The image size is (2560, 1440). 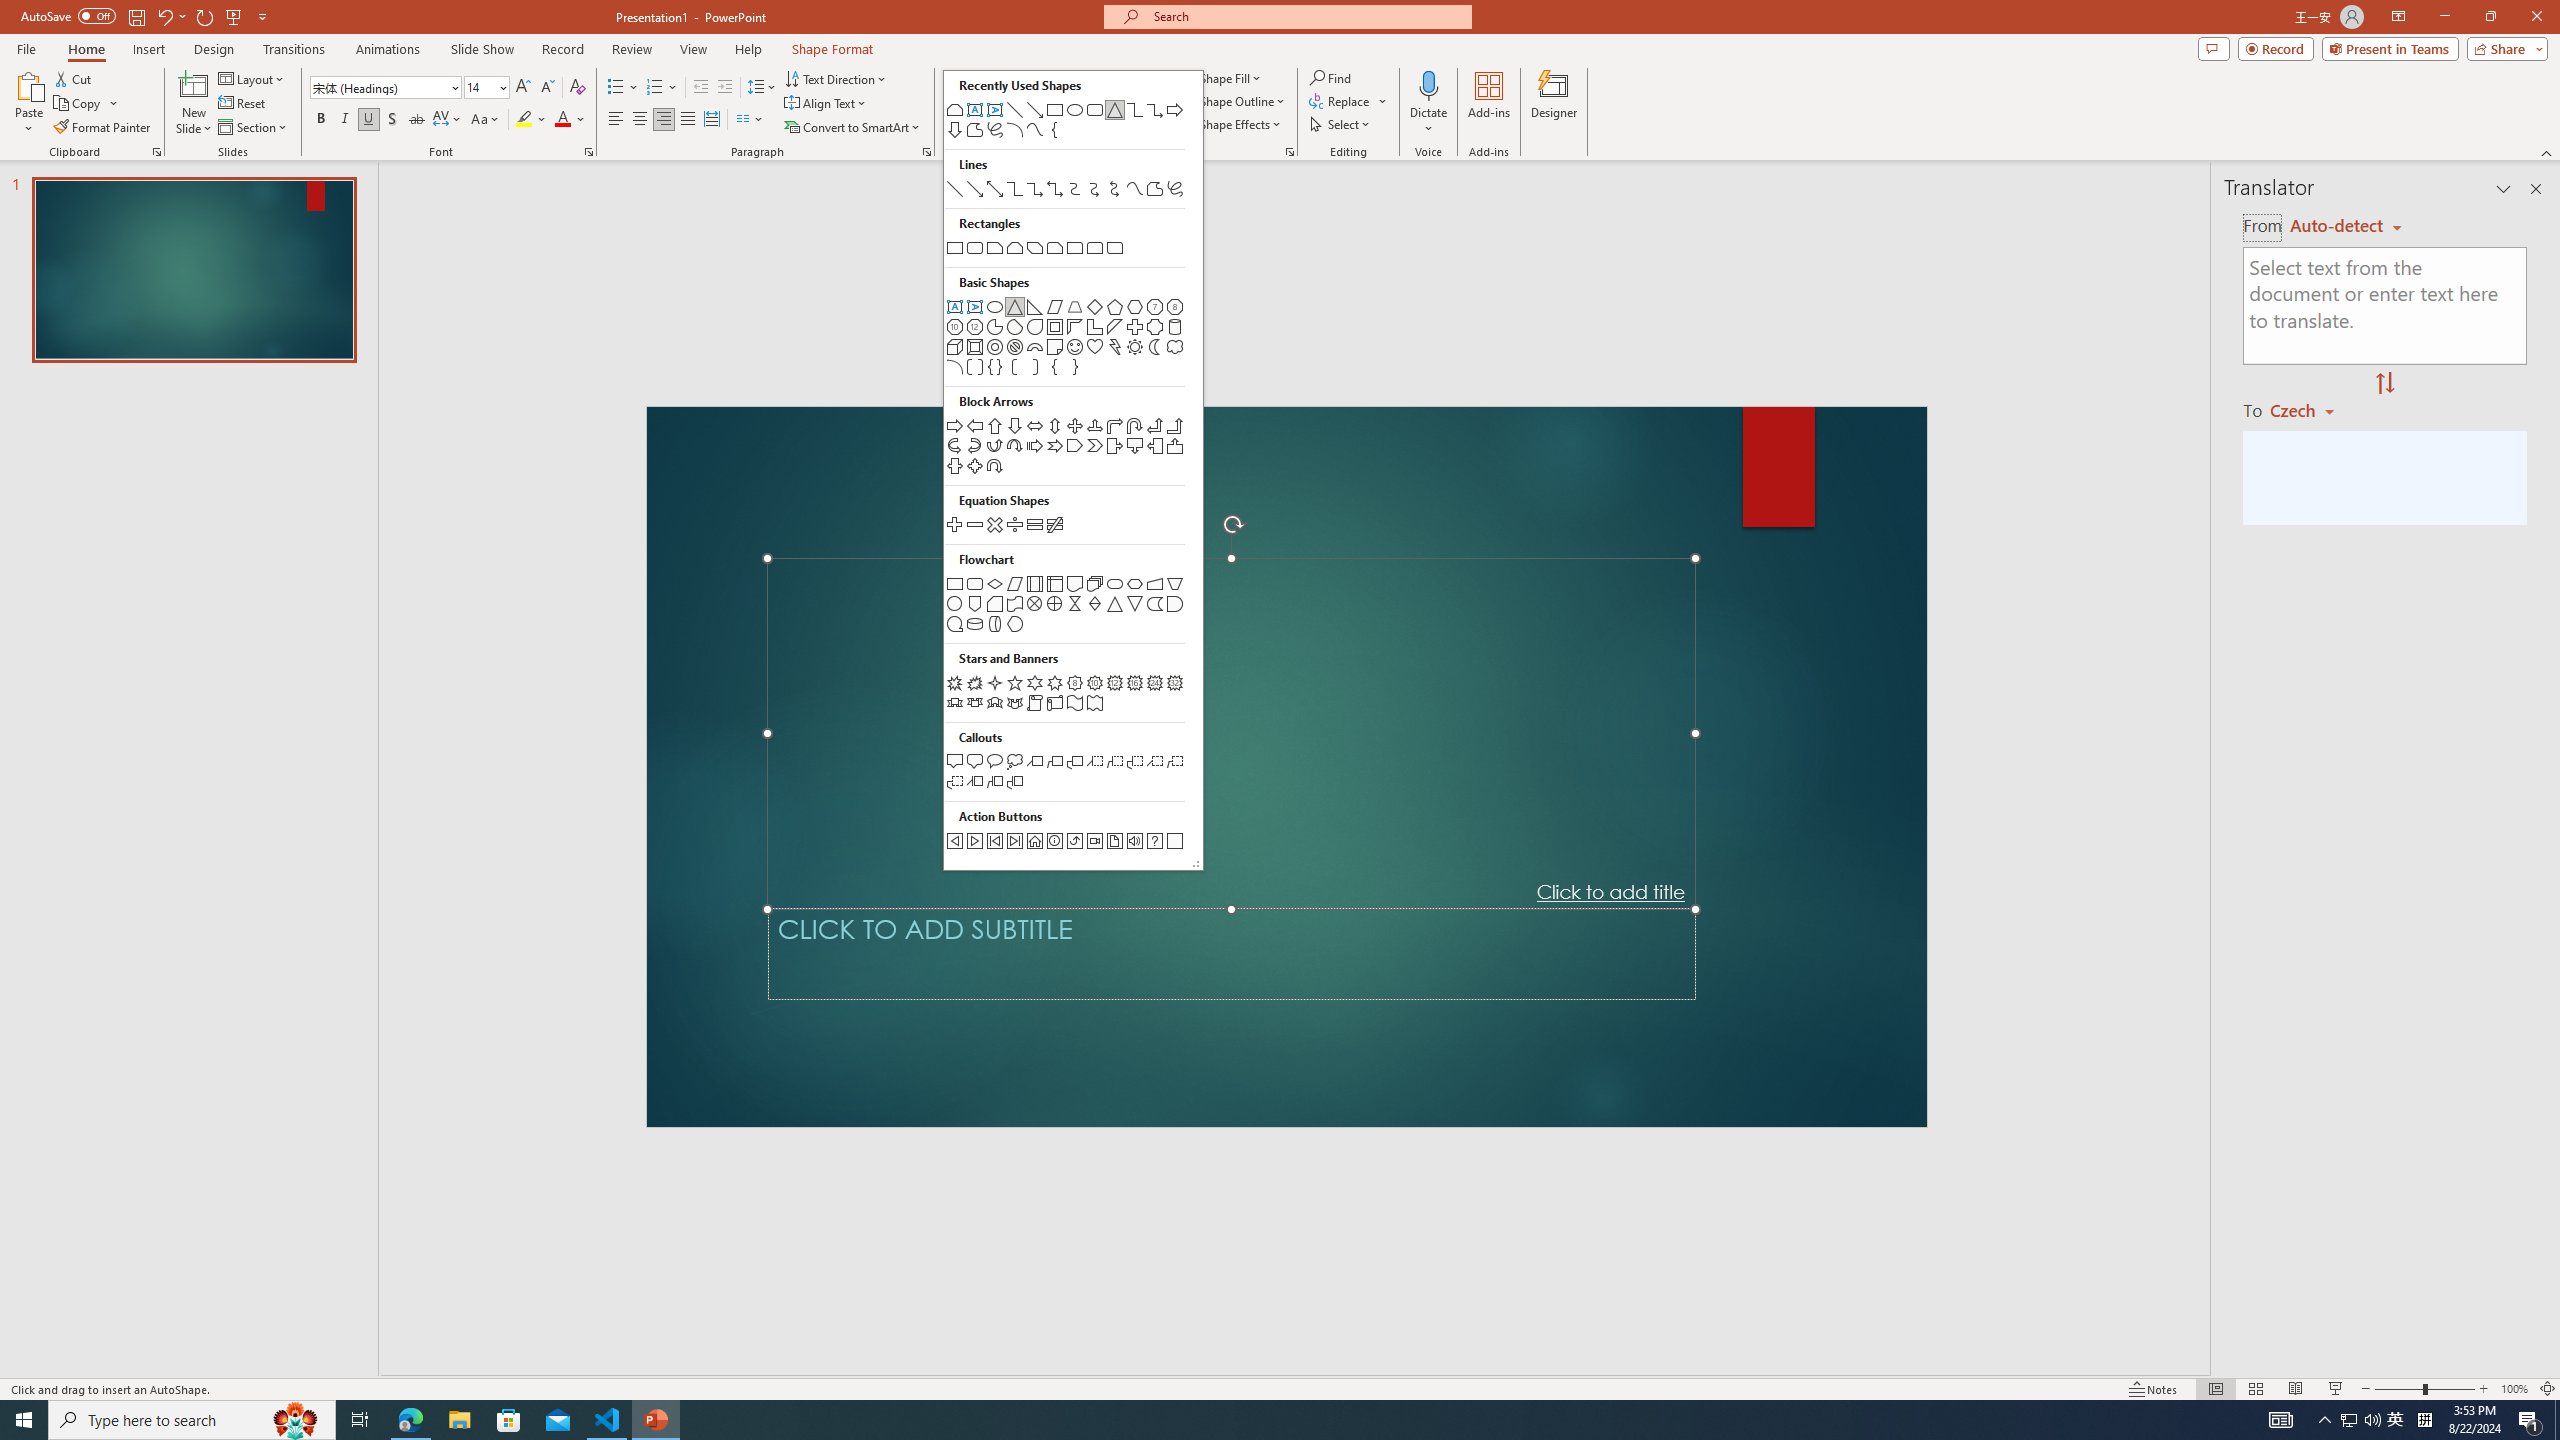 I want to click on 'Swap "from" and "to" languages.', so click(x=2384, y=383).